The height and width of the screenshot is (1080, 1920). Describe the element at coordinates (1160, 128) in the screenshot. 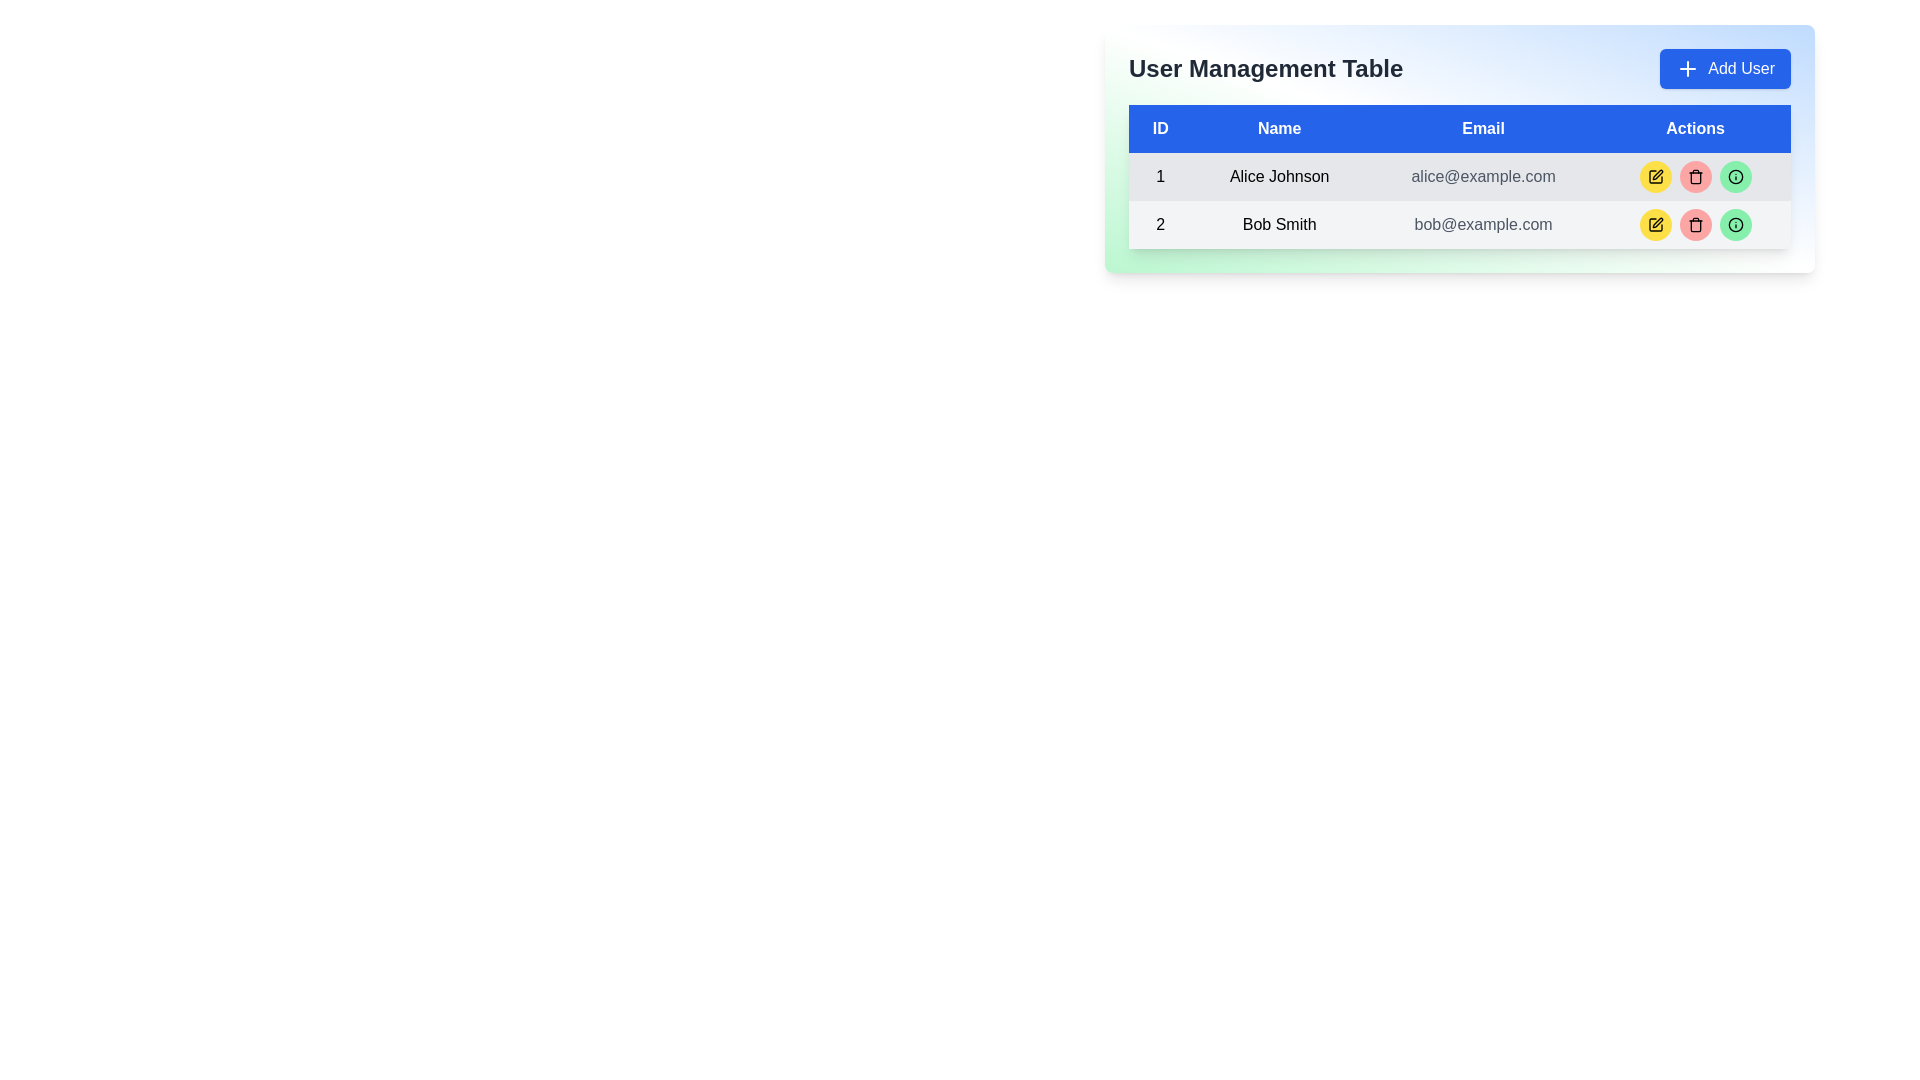

I see `the 'ID' header label in the table structure, which is the leftmost item in the header row with a blue background and white text` at that location.